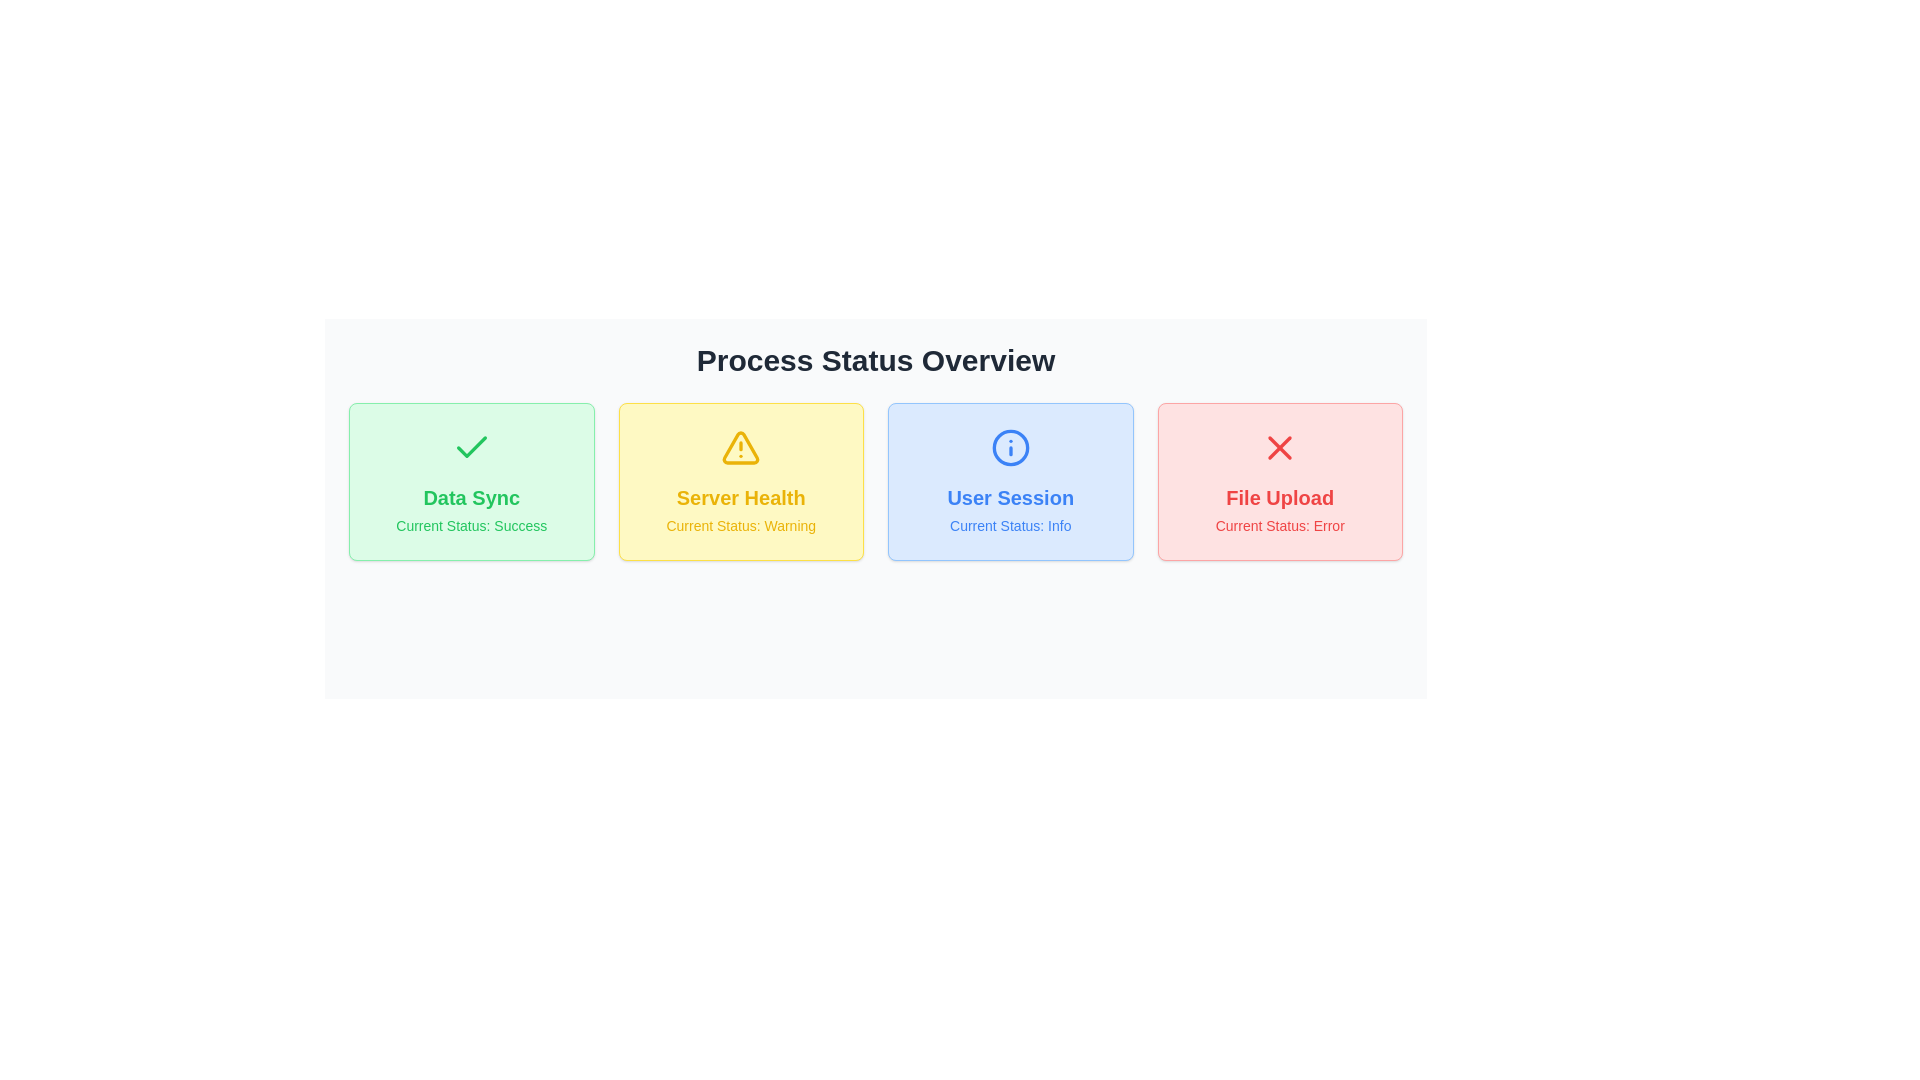  I want to click on the success icon located at the top center of the first light green status card, which visually indicates a successful status or operation, so click(470, 446).